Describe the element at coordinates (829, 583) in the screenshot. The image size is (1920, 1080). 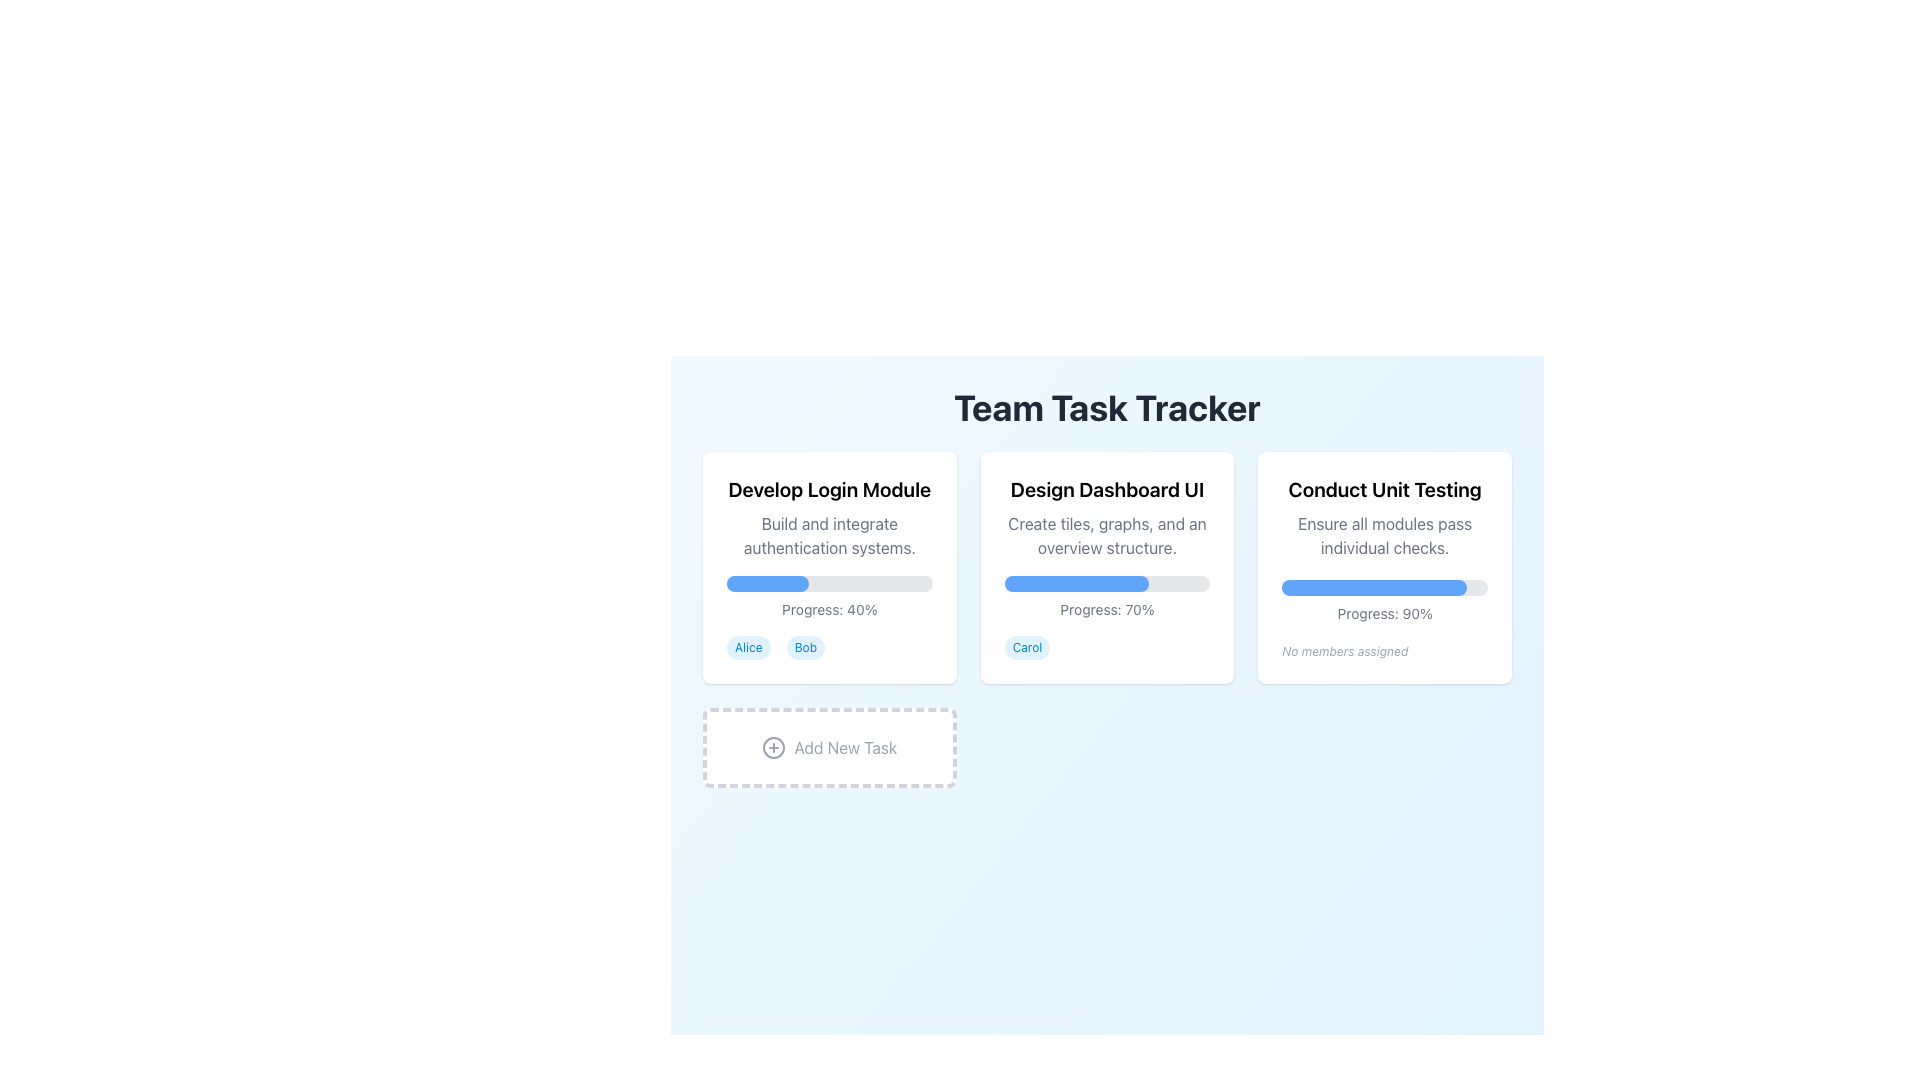
I see `the completion status visually represented by the Progress Bar for the 'Develop Login Module' task, indicating 40% completion` at that location.